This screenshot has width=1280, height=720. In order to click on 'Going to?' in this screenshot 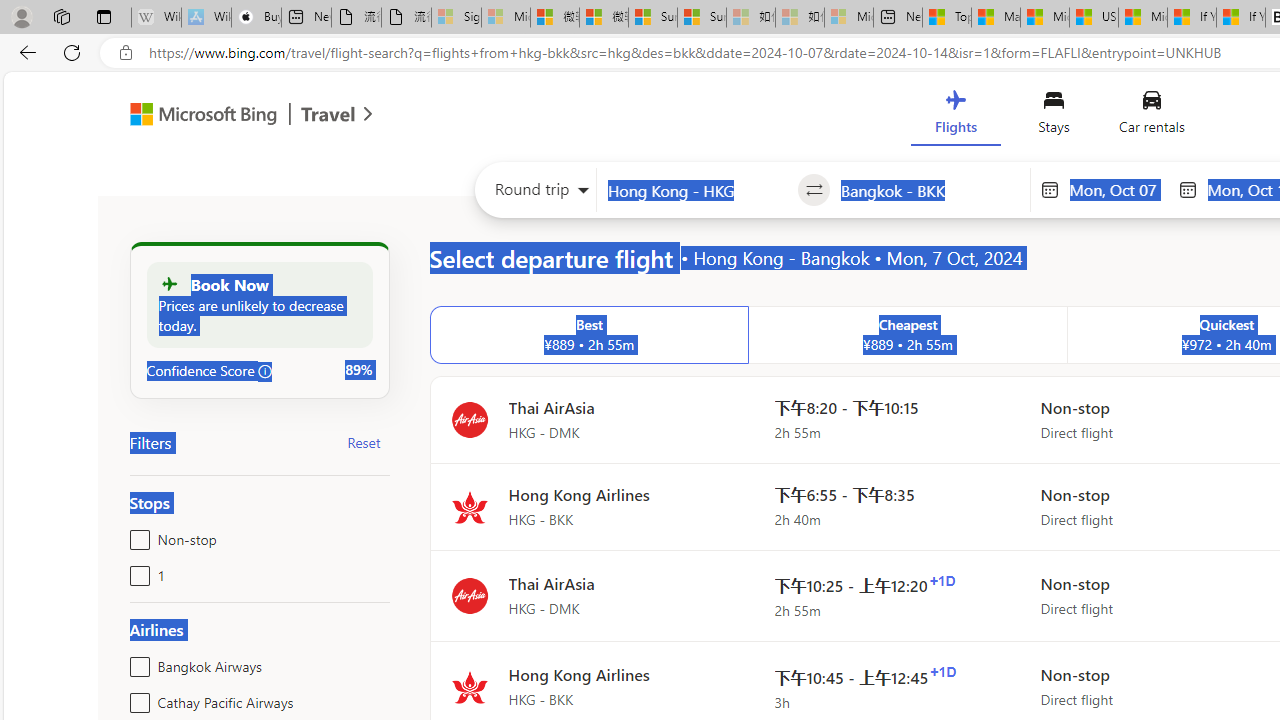, I will do `click(929, 190)`.